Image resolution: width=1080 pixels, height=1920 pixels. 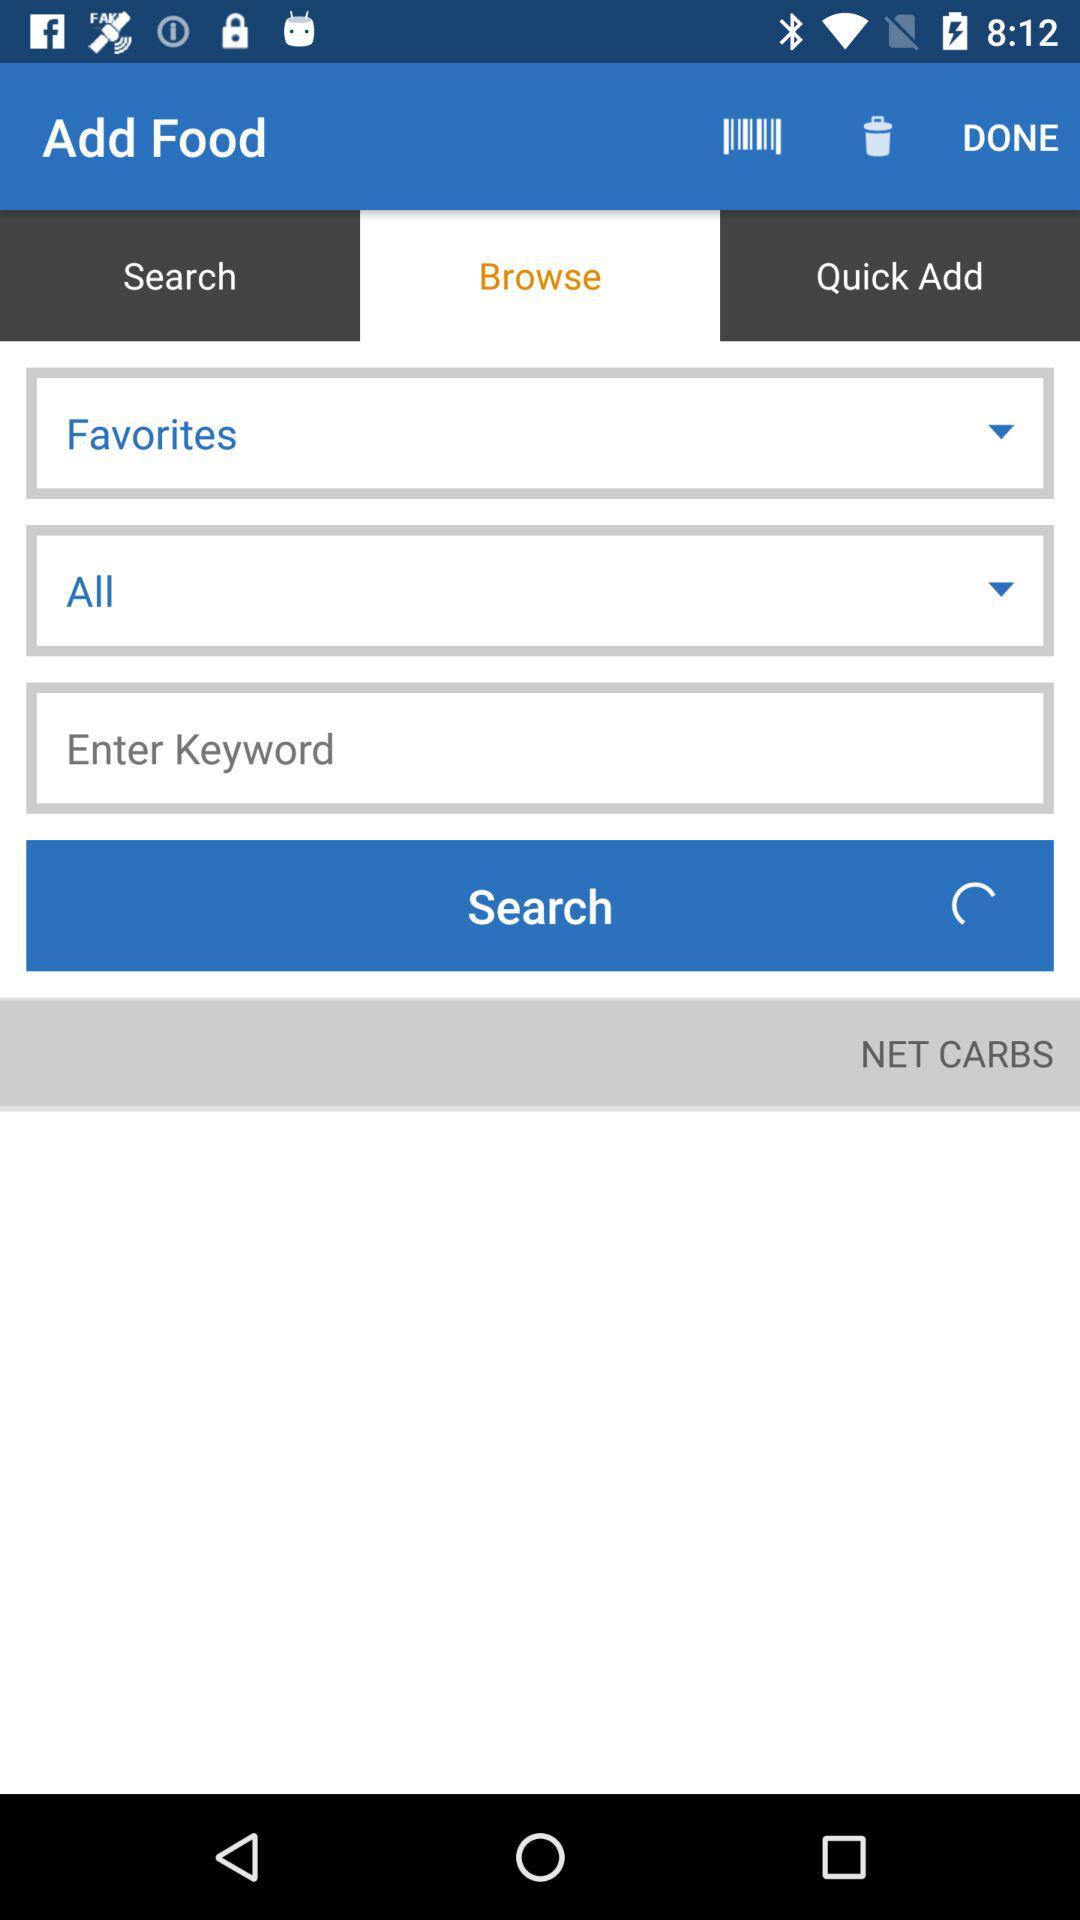 I want to click on done, so click(x=1010, y=135).